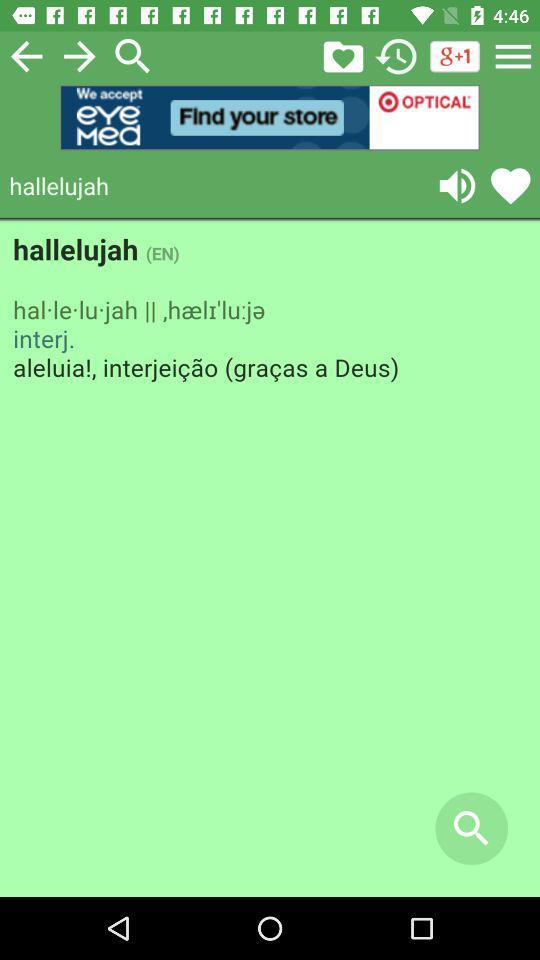 Image resolution: width=540 pixels, height=960 pixels. What do you see at coordinates (513, 55) in the screenshot?
I see `open menu` at bounding box center [513, 55].